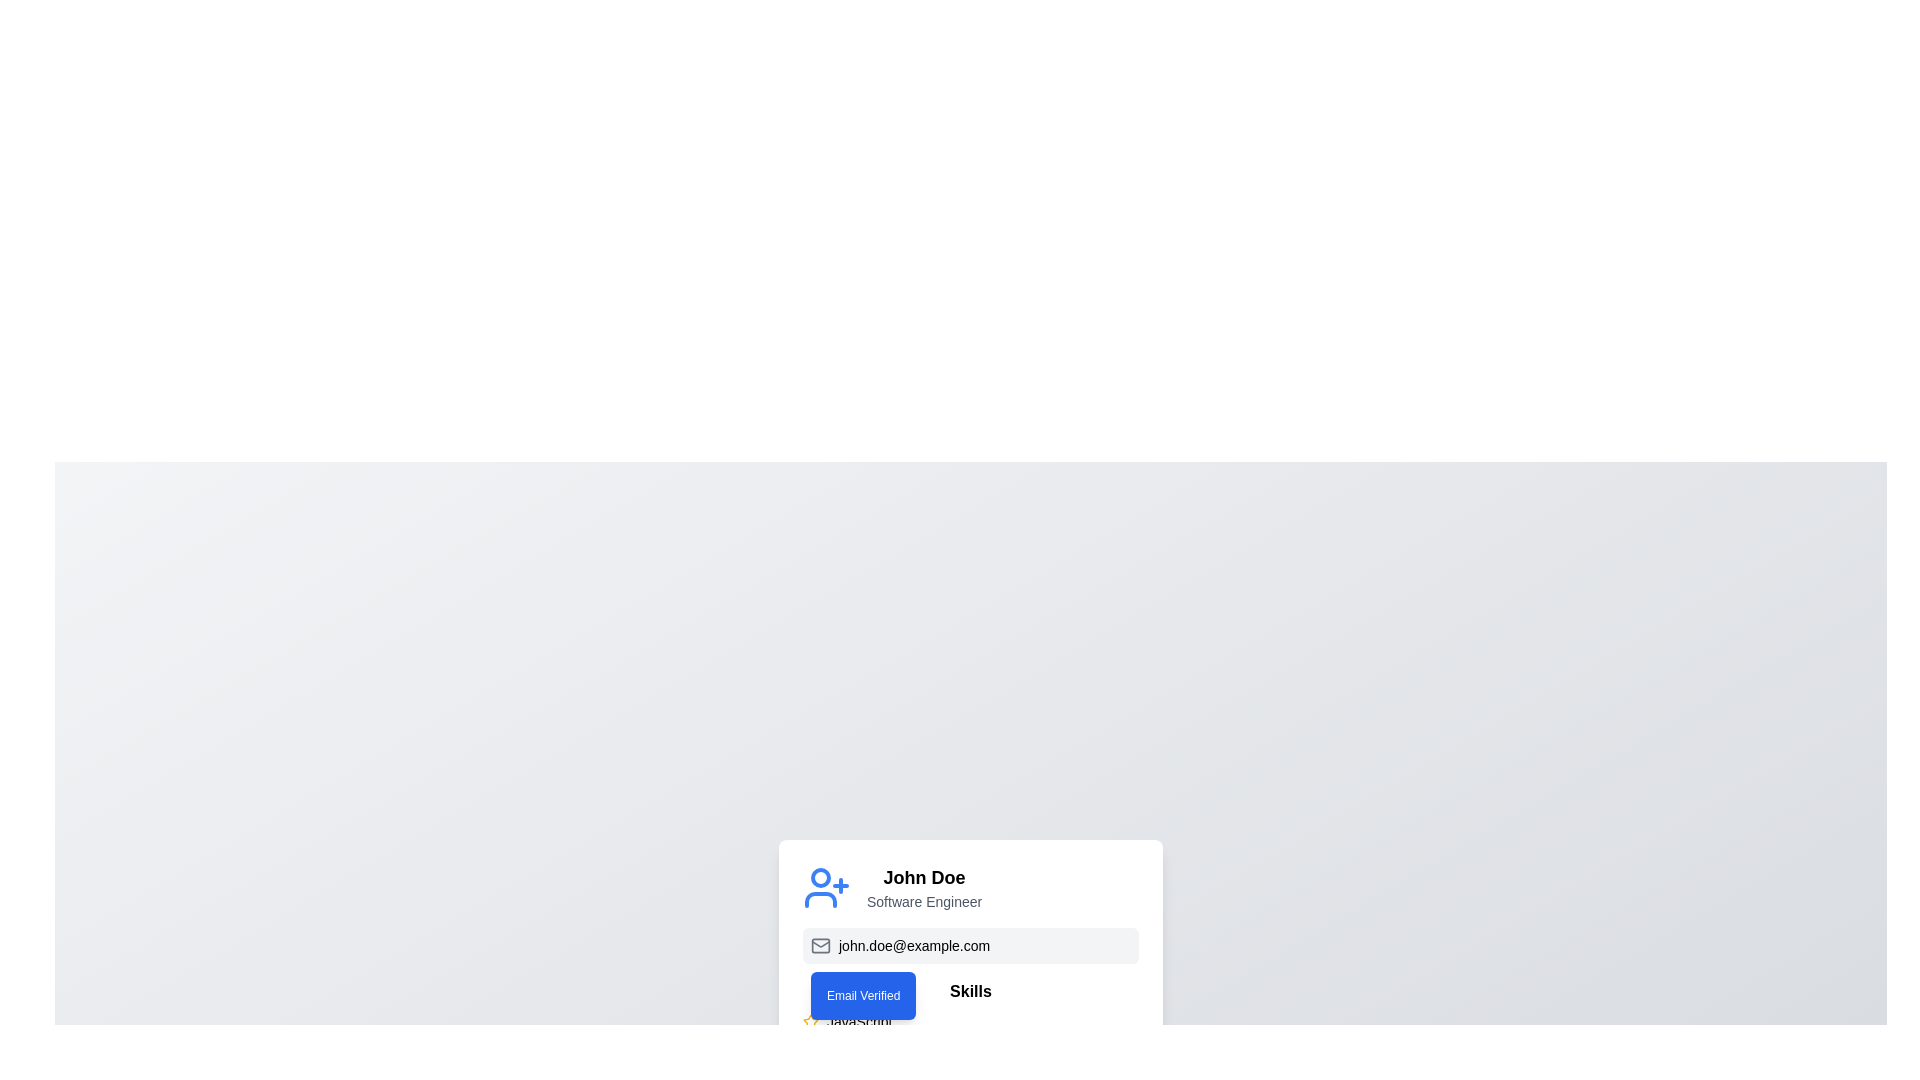 The width and height of the screenshot is (1920, 1080). I want to click on the Status Indicator or Badge that confirms the verification of the email address 'john.doe@example.com', so click(863, 995).